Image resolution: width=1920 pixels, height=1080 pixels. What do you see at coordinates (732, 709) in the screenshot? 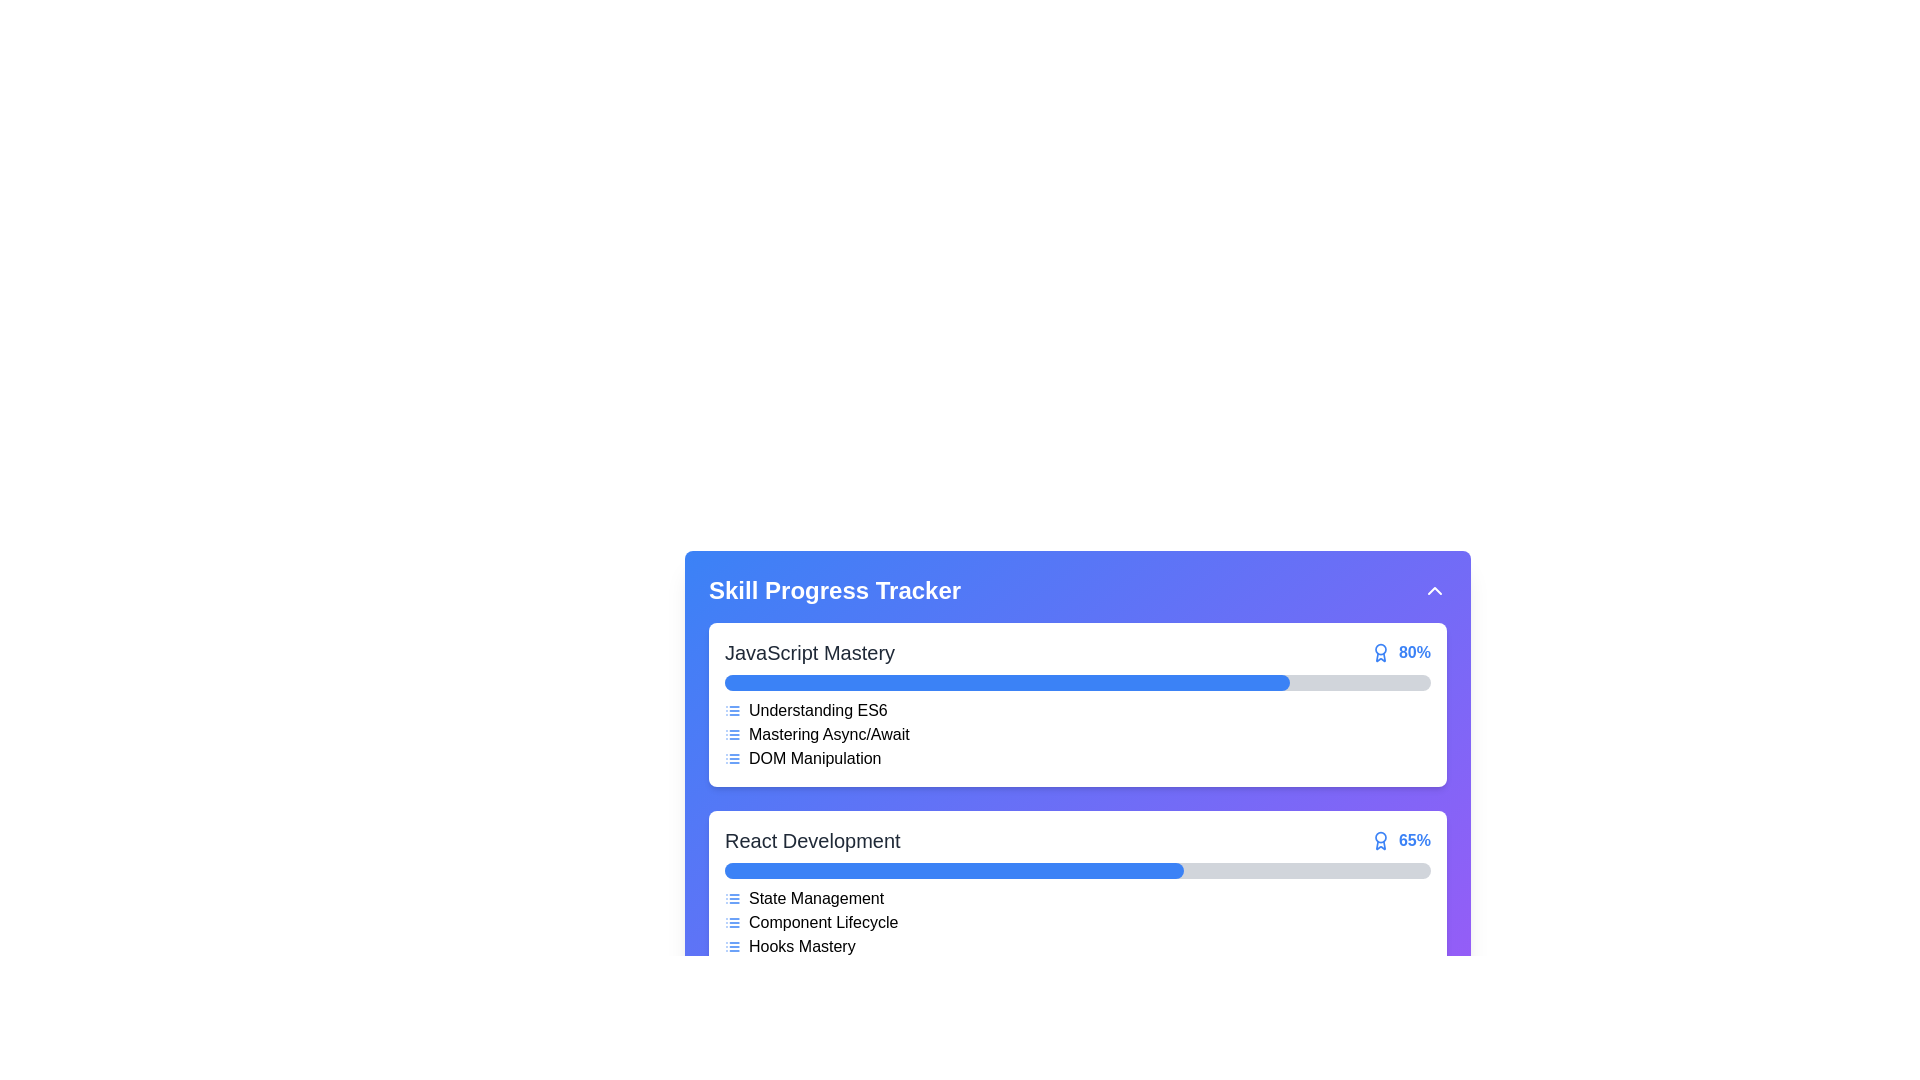
I see `the graphical icon representing a bullet list or item categorization marker located to the immediate left of the text 'Understanding ES6' under the 'JavaScript Mastery' section within the Skill Progress Tracker area` at bounding box center [732, 709].